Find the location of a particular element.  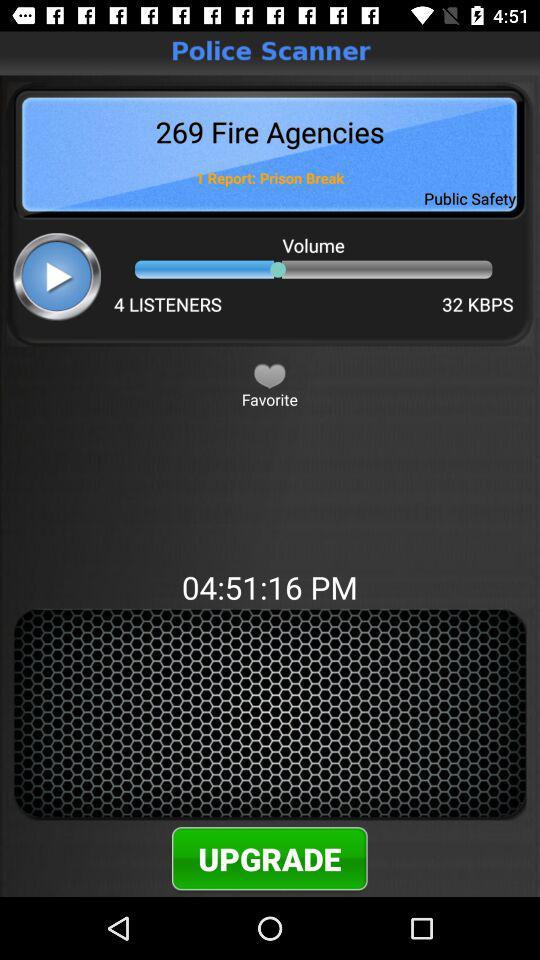

favorite is located at coordinates (269, 374).